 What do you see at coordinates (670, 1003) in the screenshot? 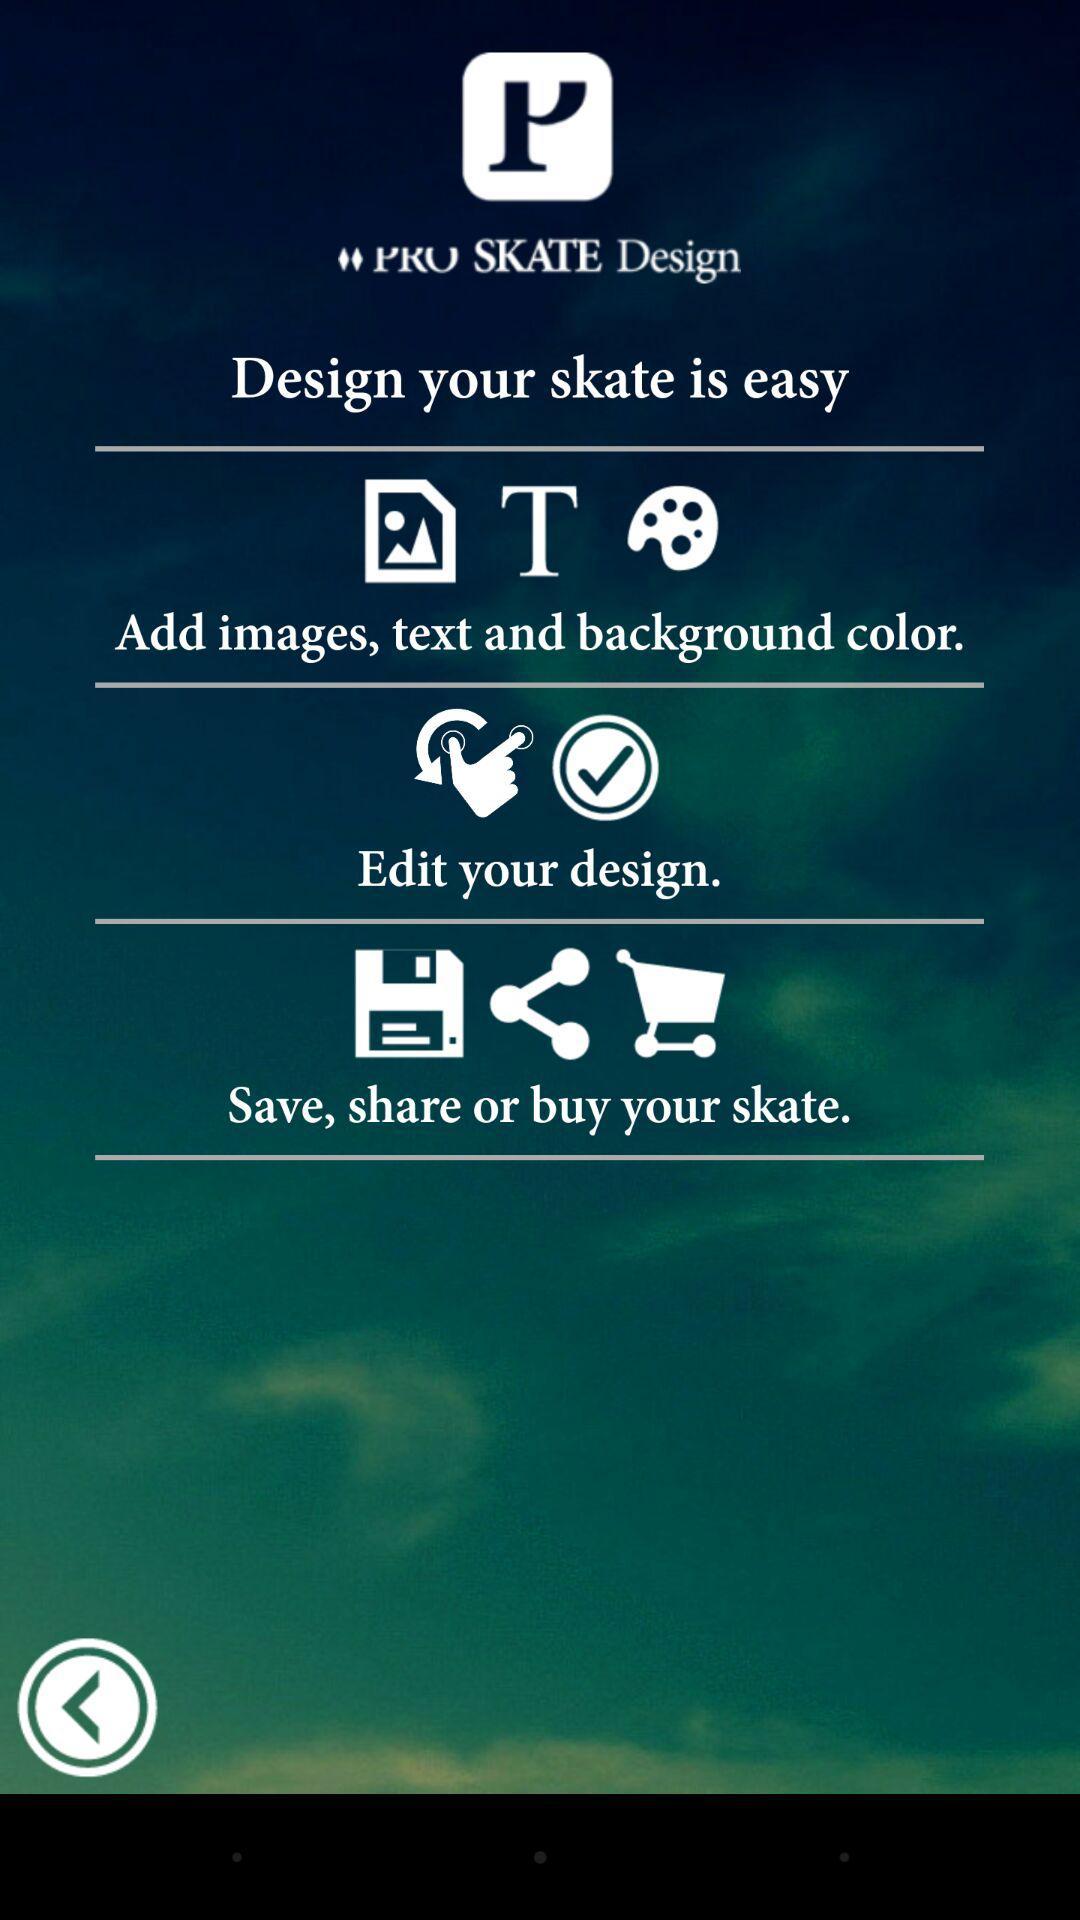
I see `the cart` at bounding box center [670, 1003].